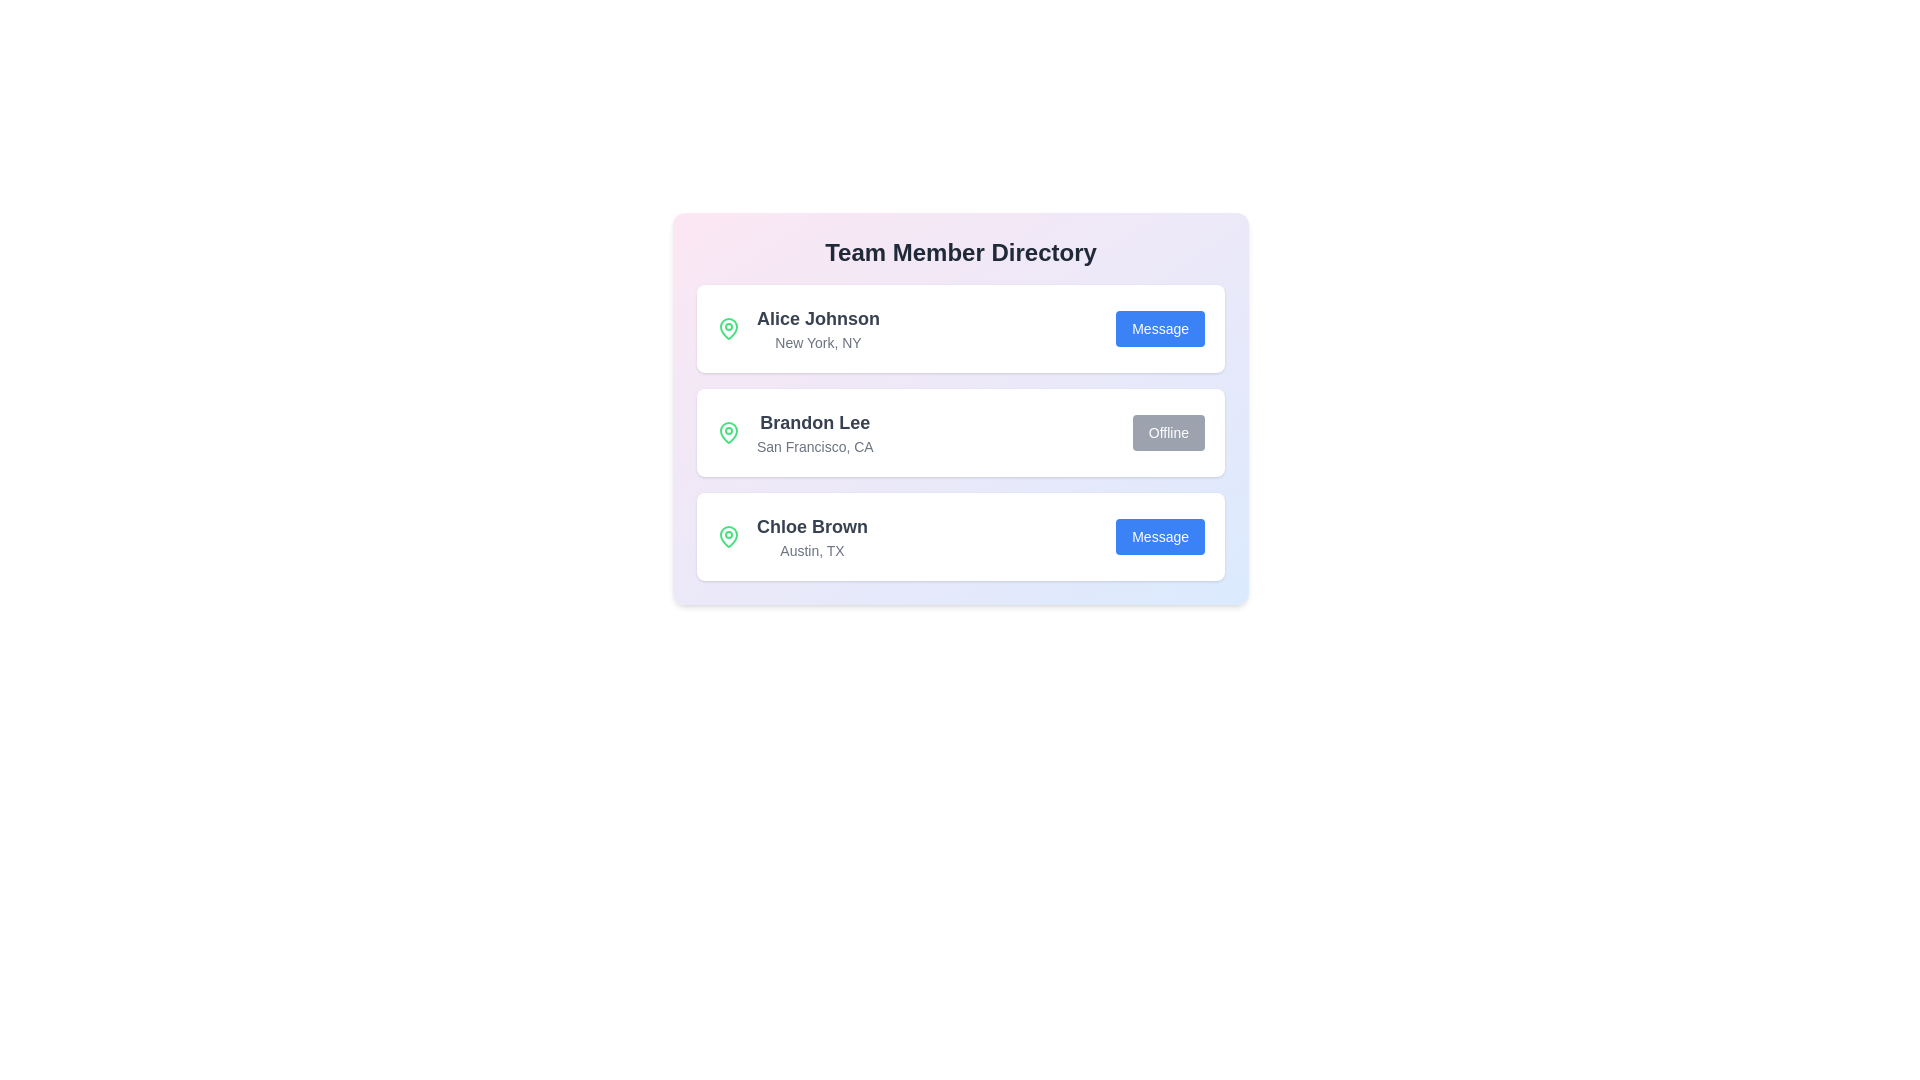 Image resolution: width=1920 pixels, height=1080 pixels. What do you see at coordinates (728, 535) in the screenshot?
I see `the map pin icon for Chloe Brown` at bounding box center [728, 535].